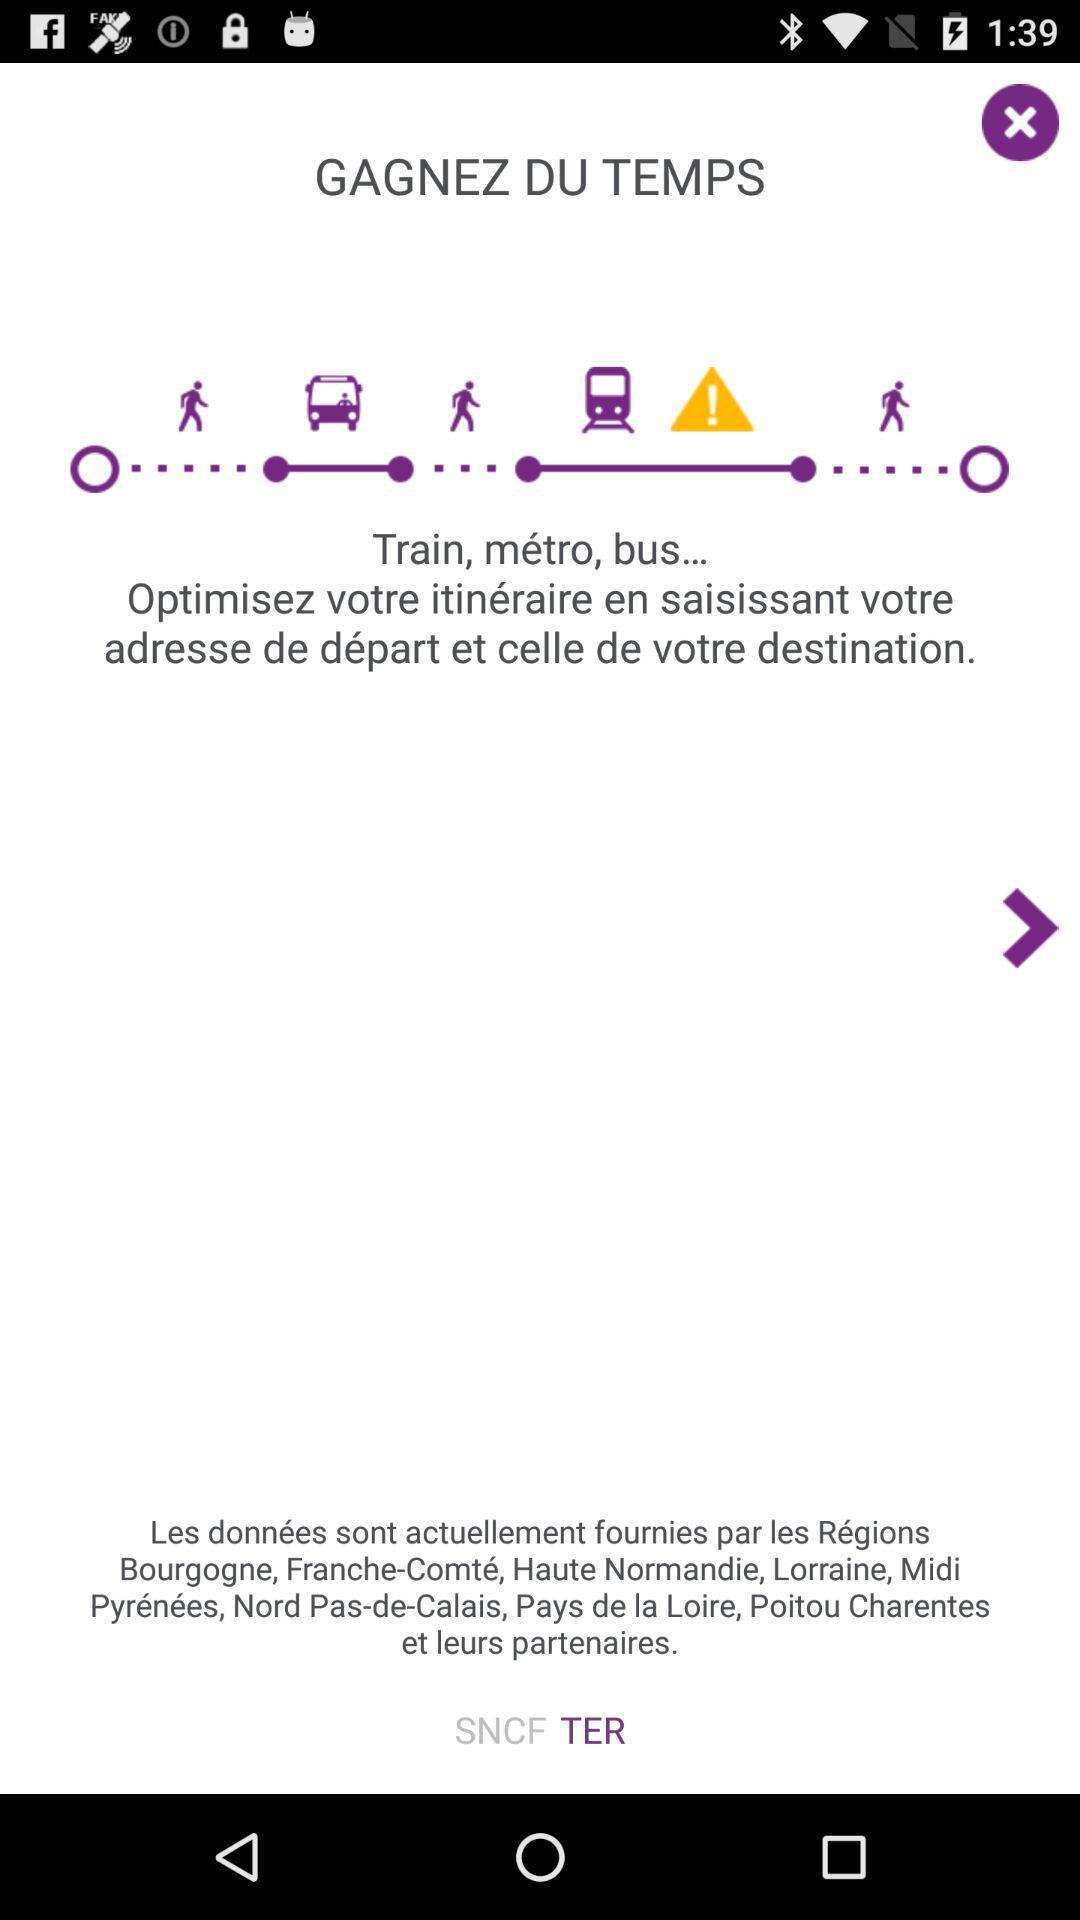  I want to click on item at the top right corner, so click(1030, 111).